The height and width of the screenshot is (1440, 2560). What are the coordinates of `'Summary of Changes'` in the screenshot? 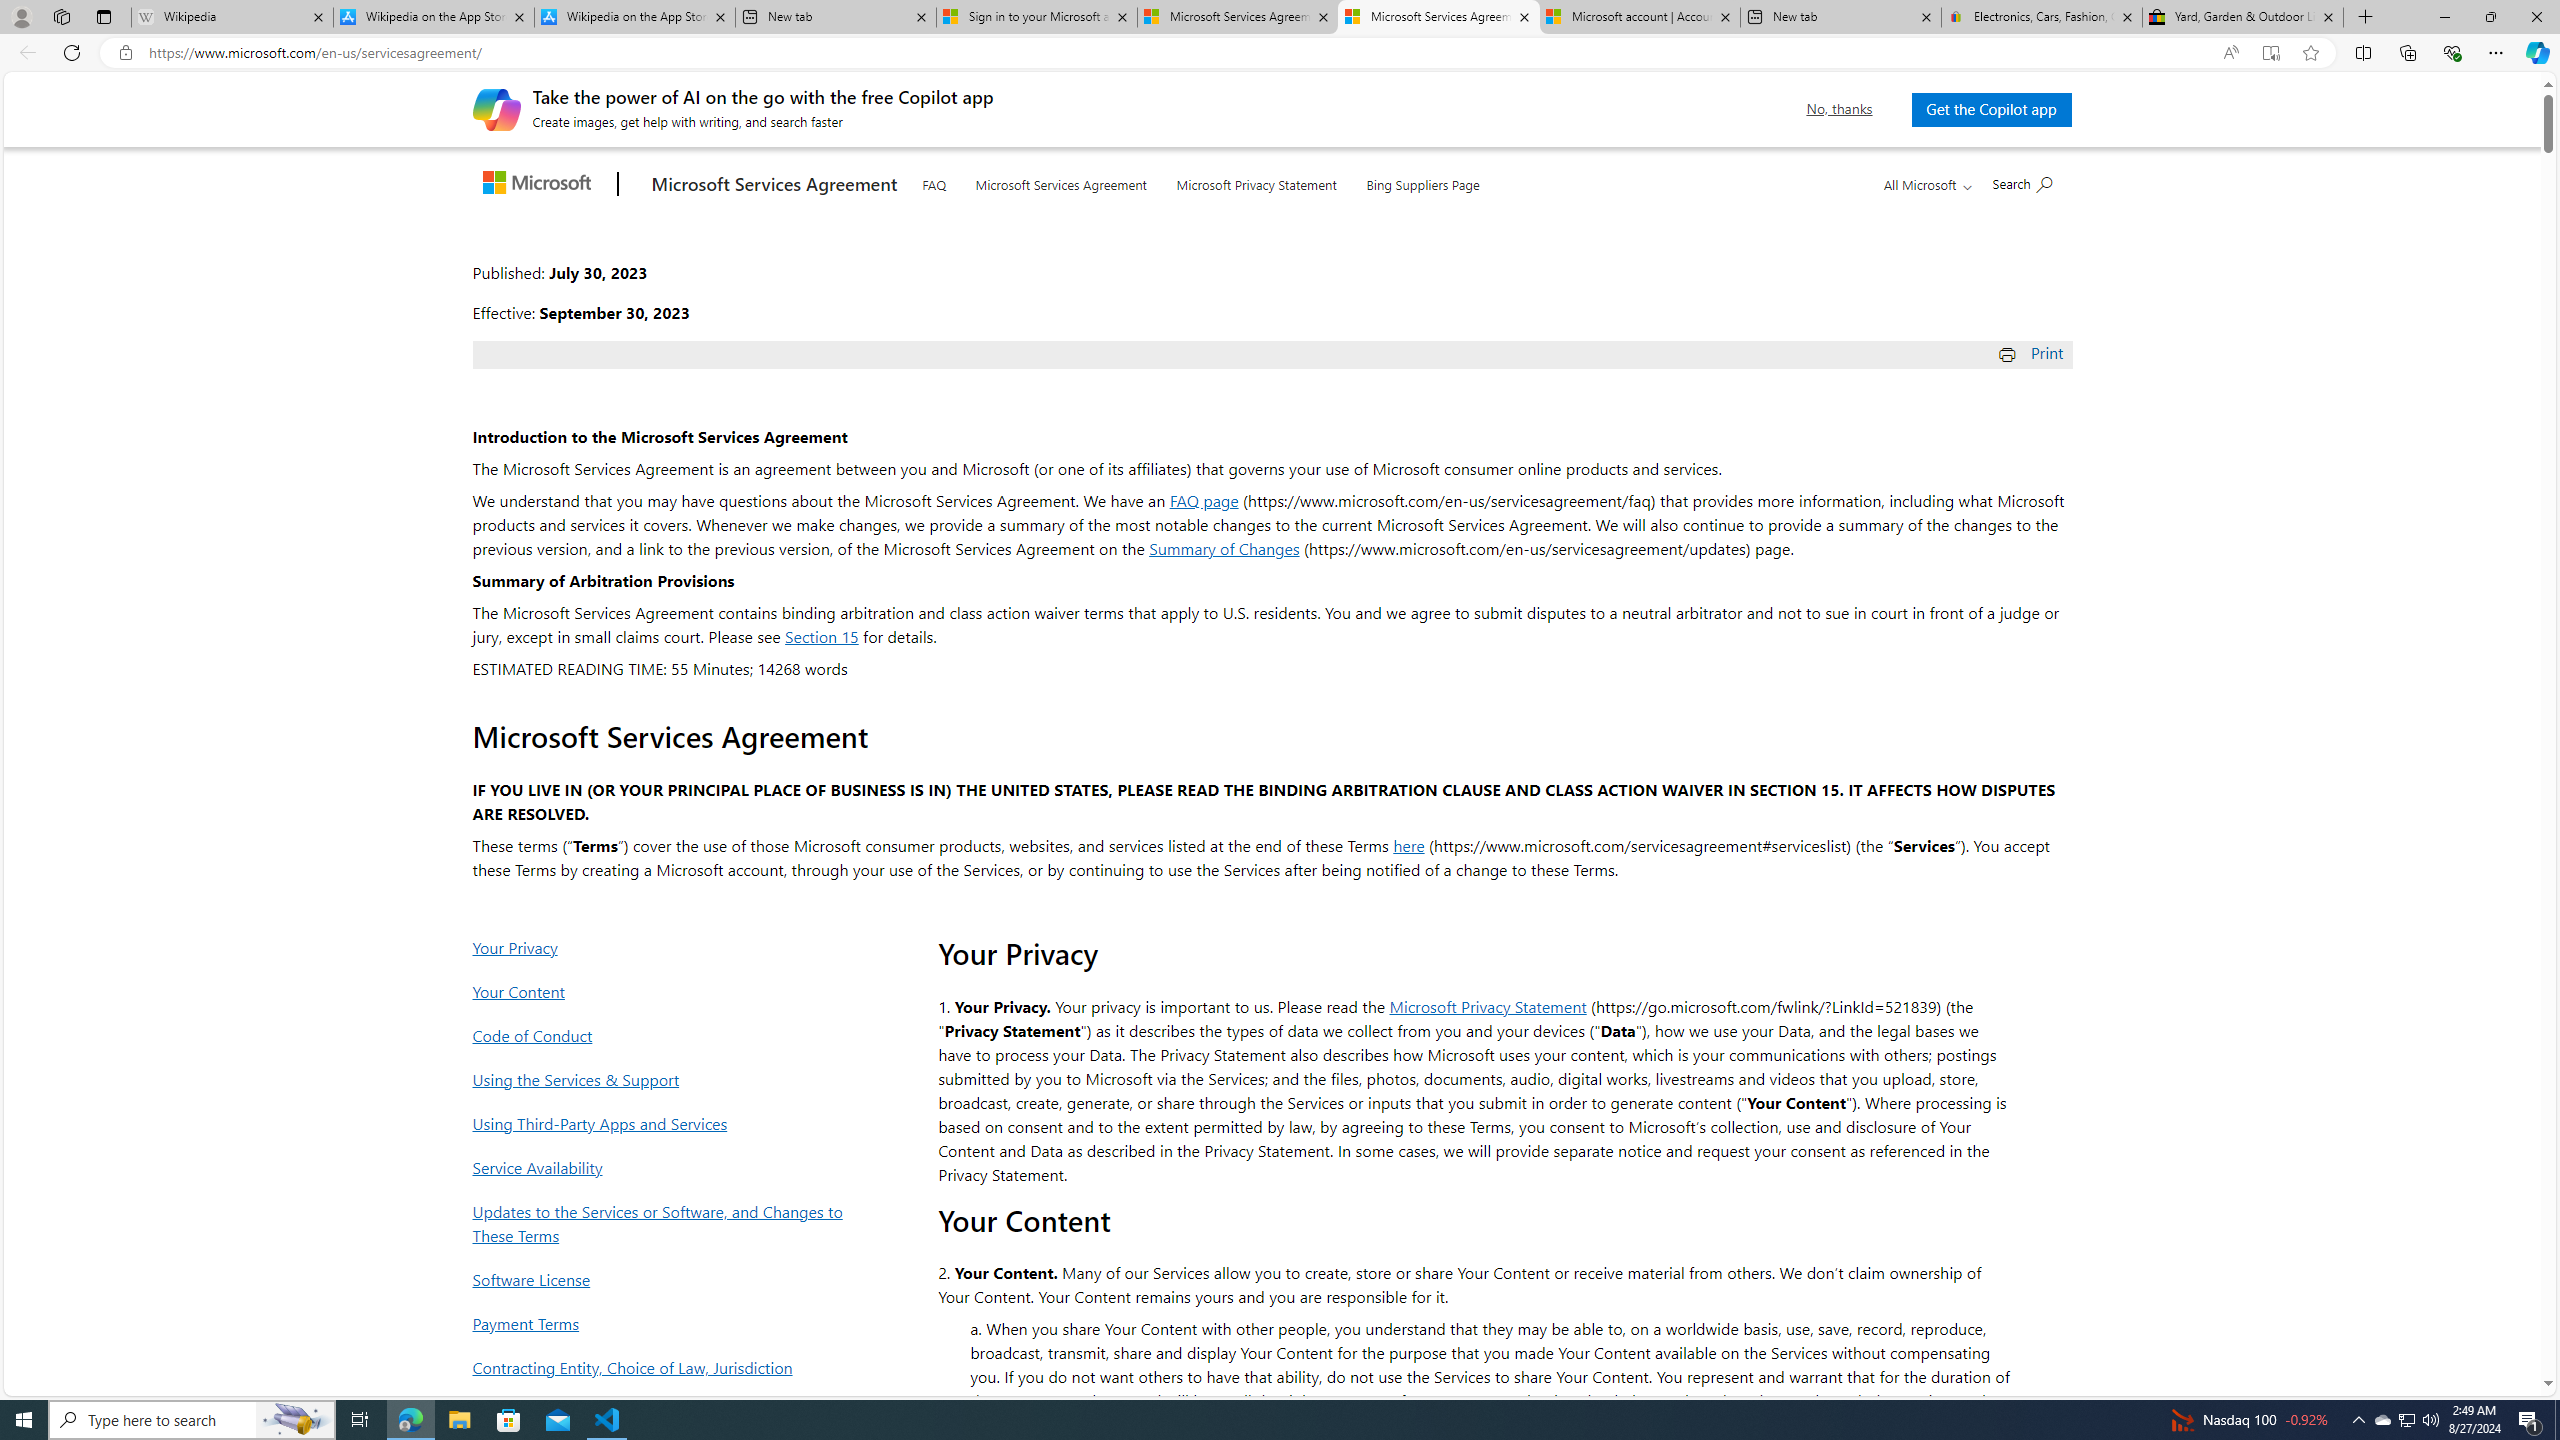 It's located at (1223, 547).